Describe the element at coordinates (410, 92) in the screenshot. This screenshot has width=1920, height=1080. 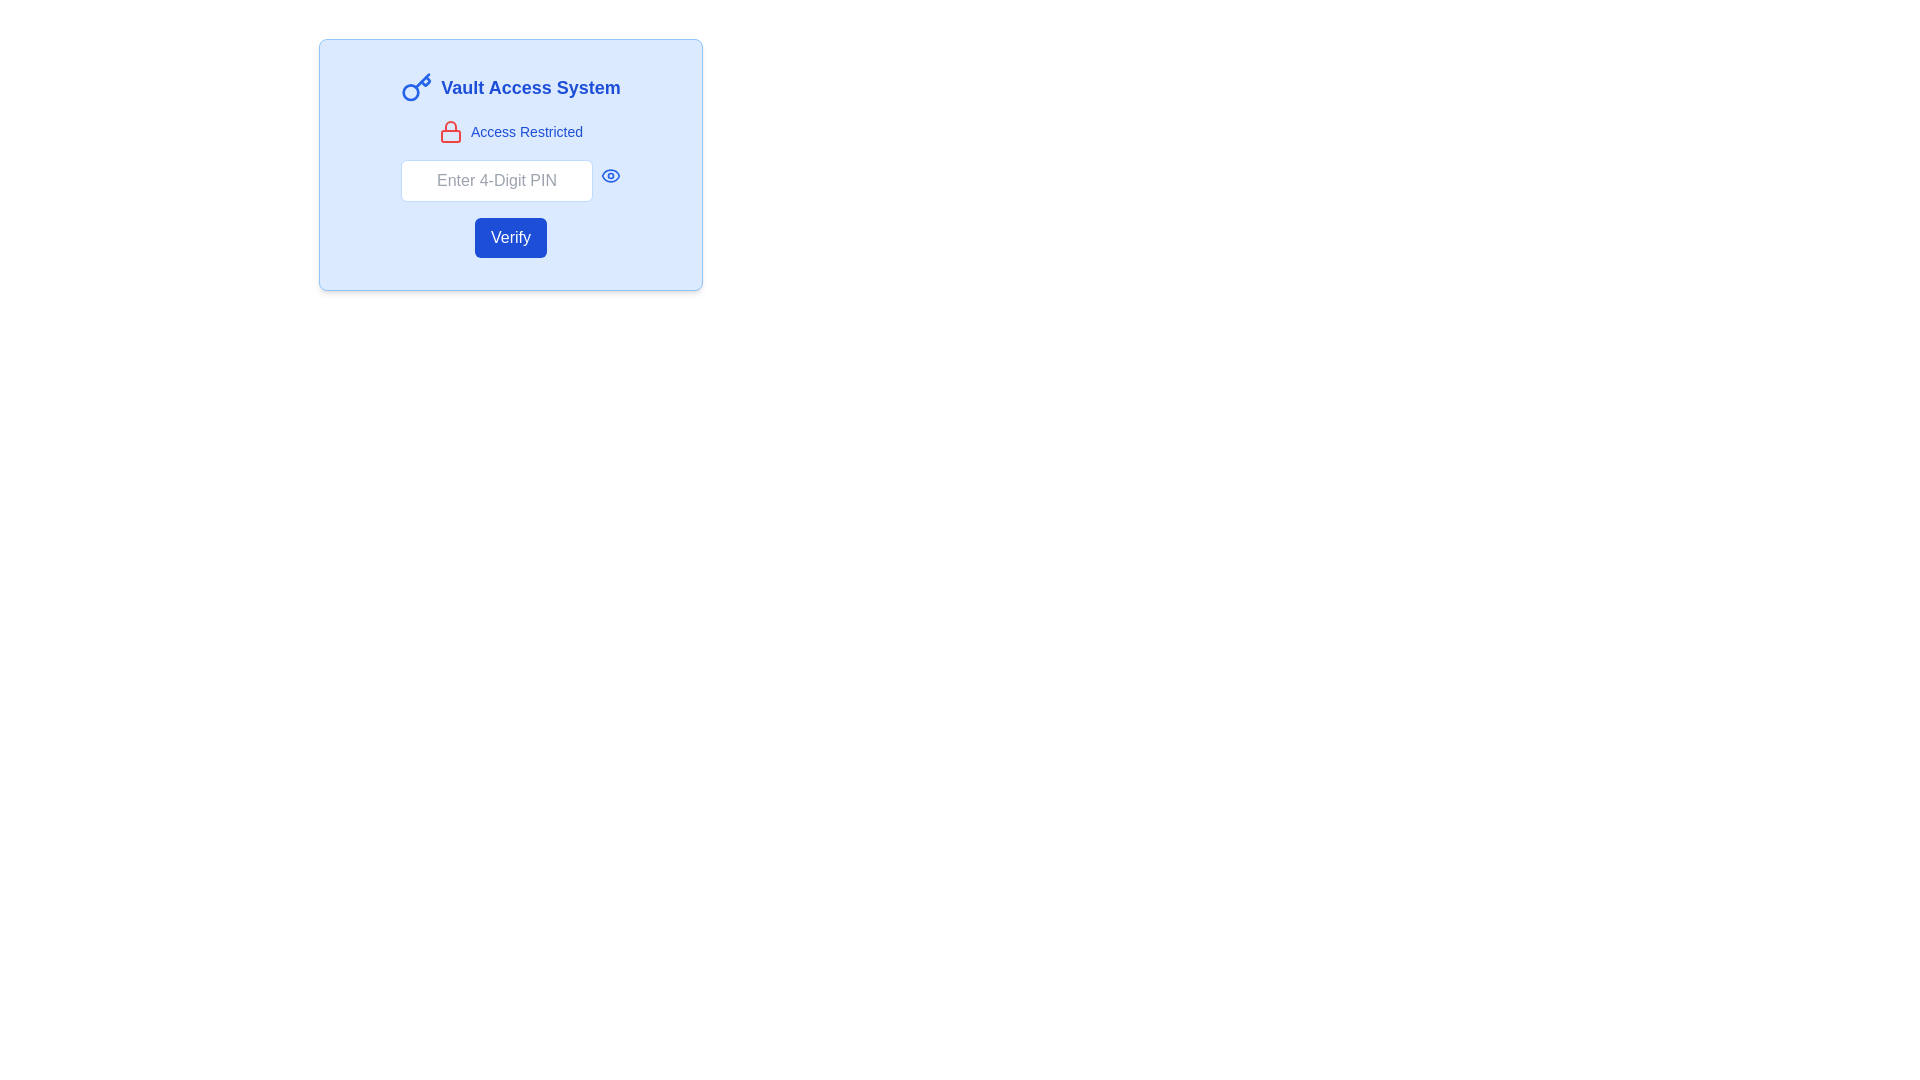
I see `the circular graphic element located in the lower-left quadrant of the key icon on the 'Vault Access System' interface` at that location.